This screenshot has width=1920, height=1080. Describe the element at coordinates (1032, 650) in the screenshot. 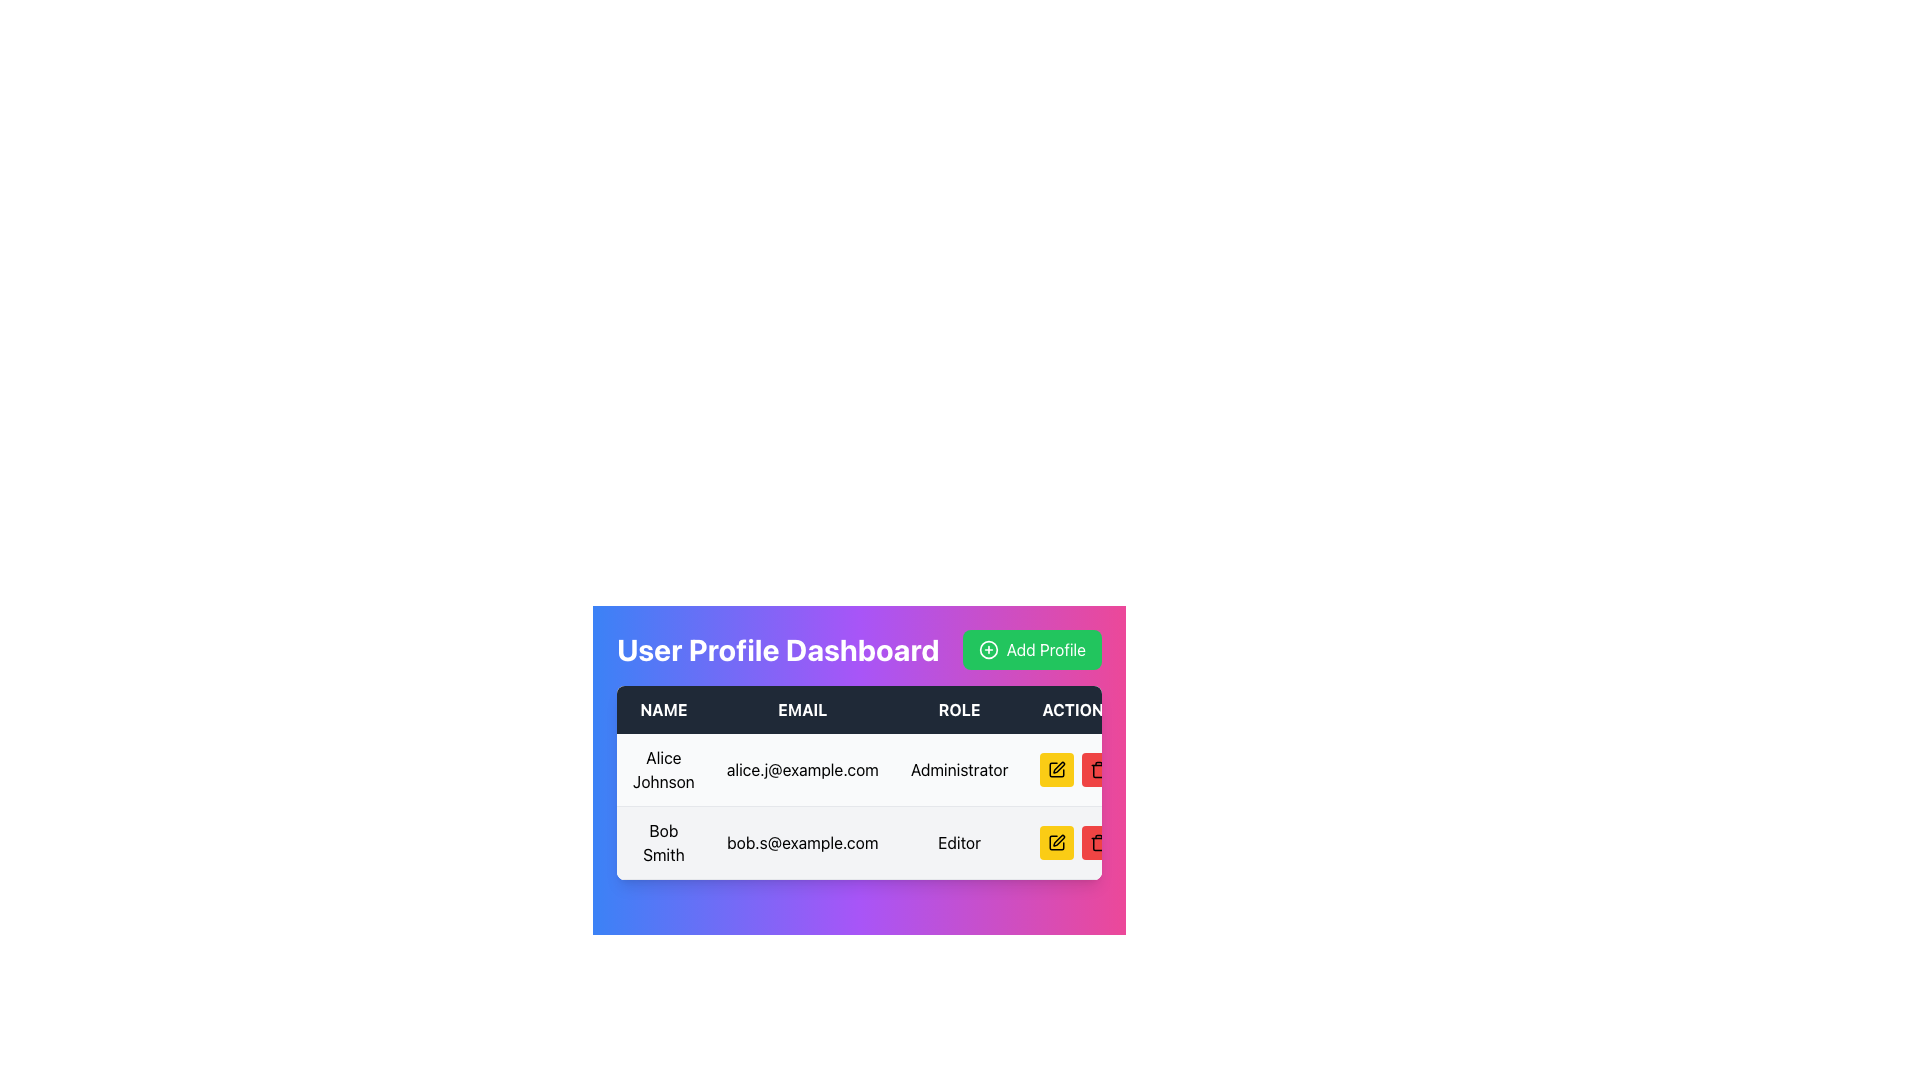

I see `the 'Add Profile' button, which is a green rectangular button with rounded corners and a plus sign icon, located in the top-right corner of the 'User Profile Dashboard'` at that location.